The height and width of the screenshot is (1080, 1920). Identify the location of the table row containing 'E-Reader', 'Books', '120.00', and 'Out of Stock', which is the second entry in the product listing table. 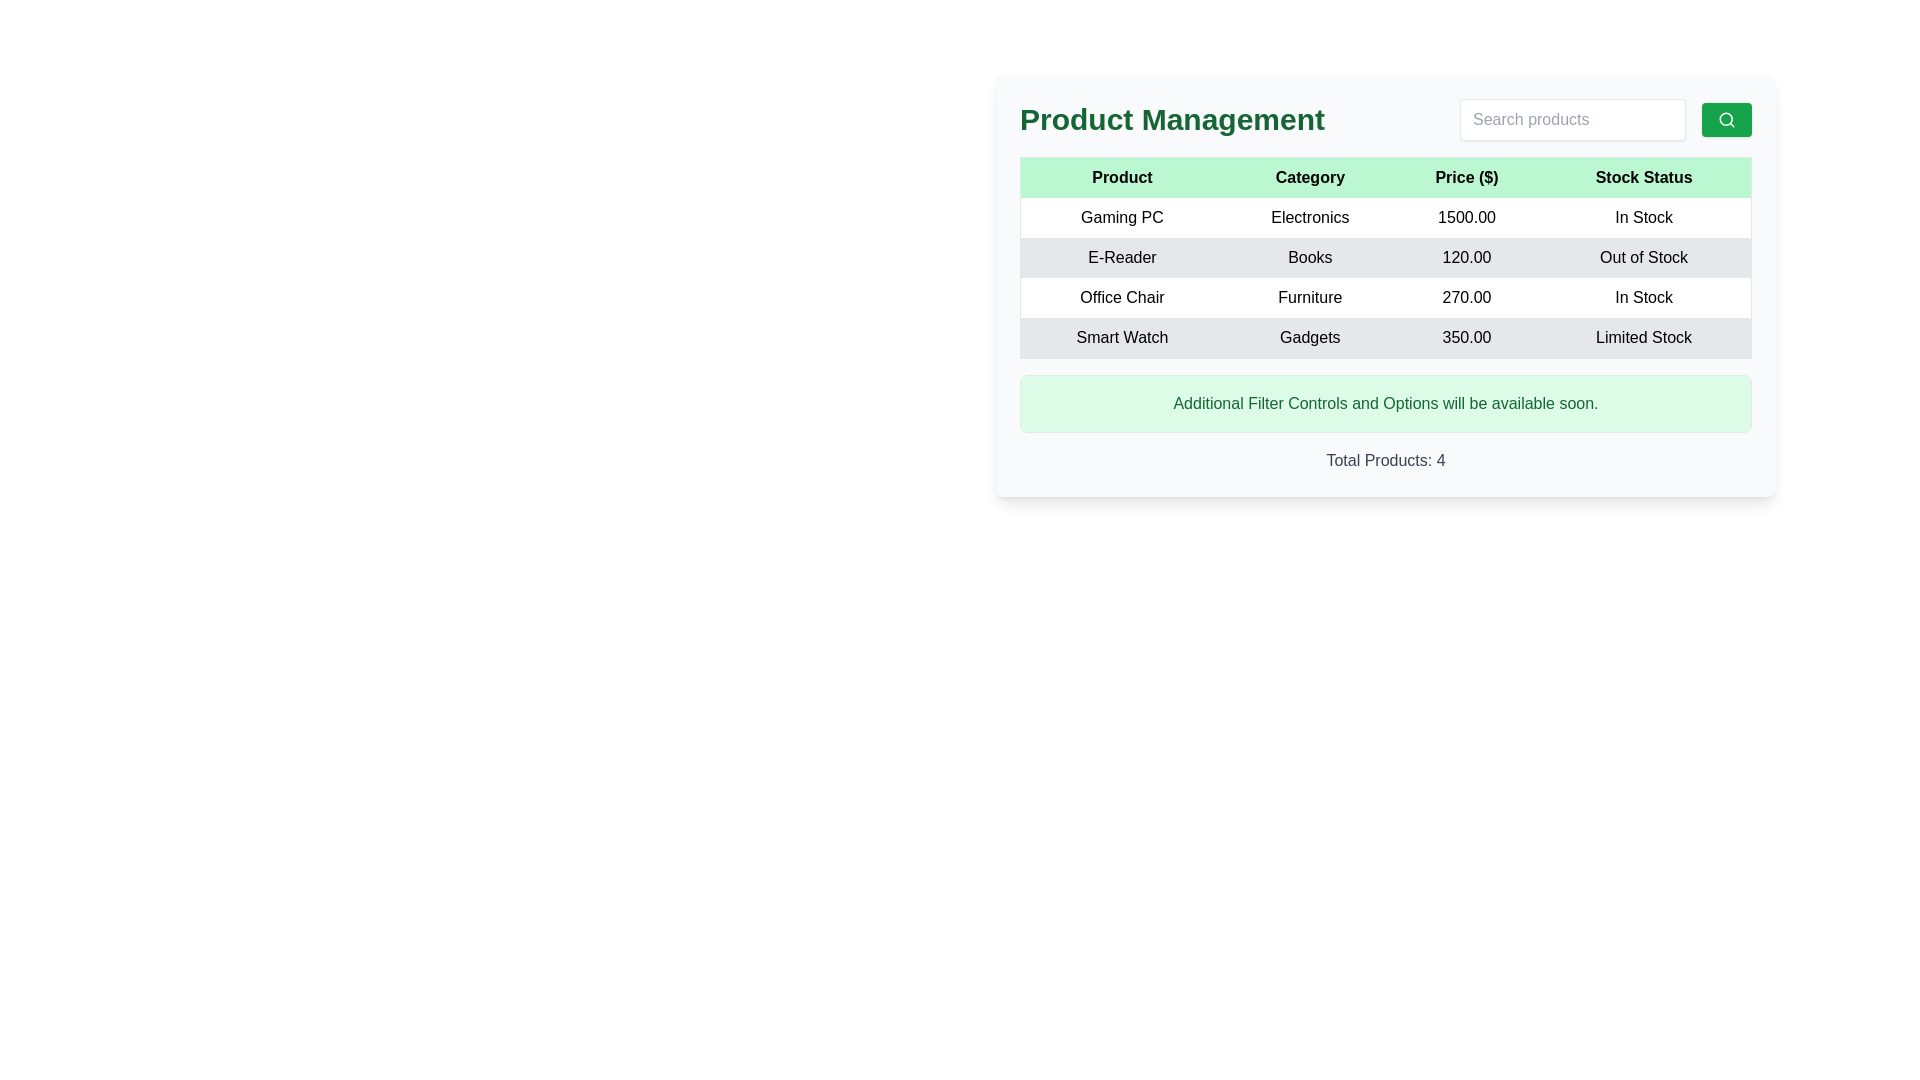
(1385, 257).